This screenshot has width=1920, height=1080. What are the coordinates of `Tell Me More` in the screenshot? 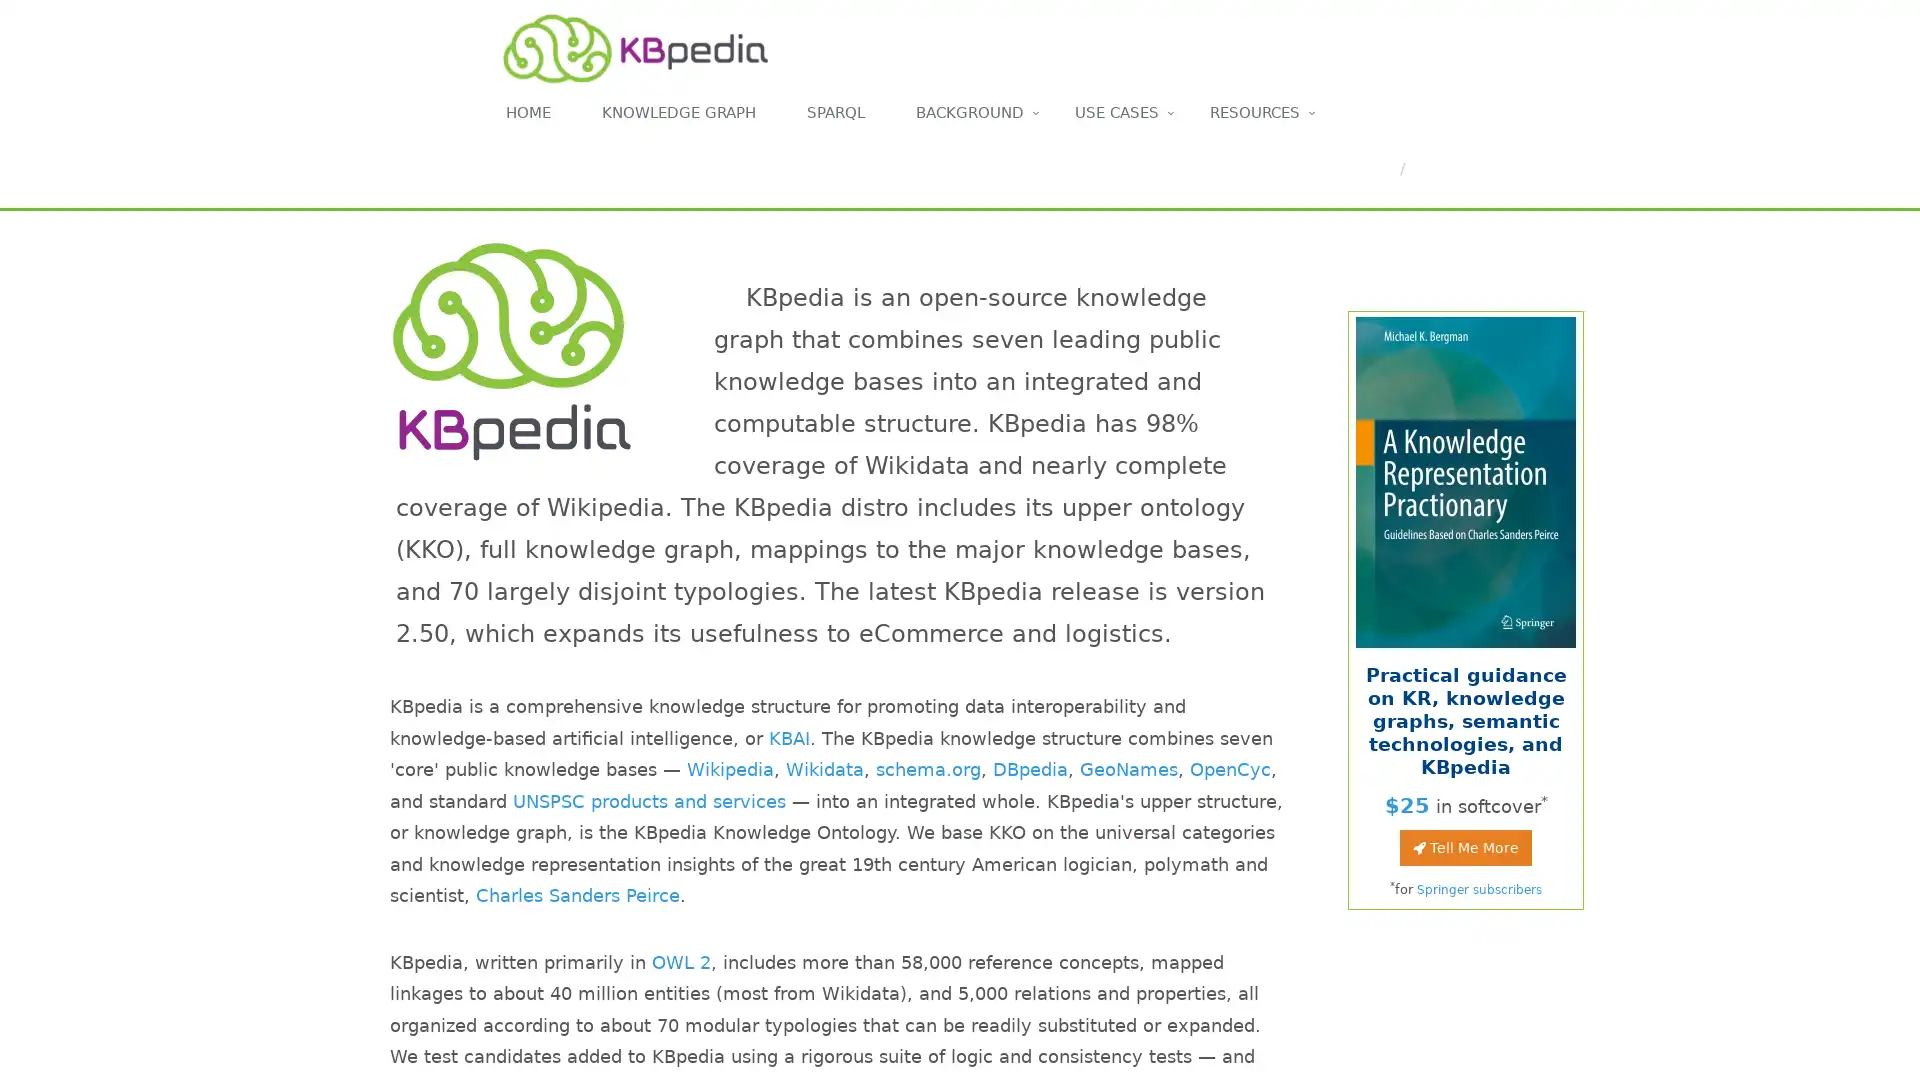 It's located at (1465, 847).